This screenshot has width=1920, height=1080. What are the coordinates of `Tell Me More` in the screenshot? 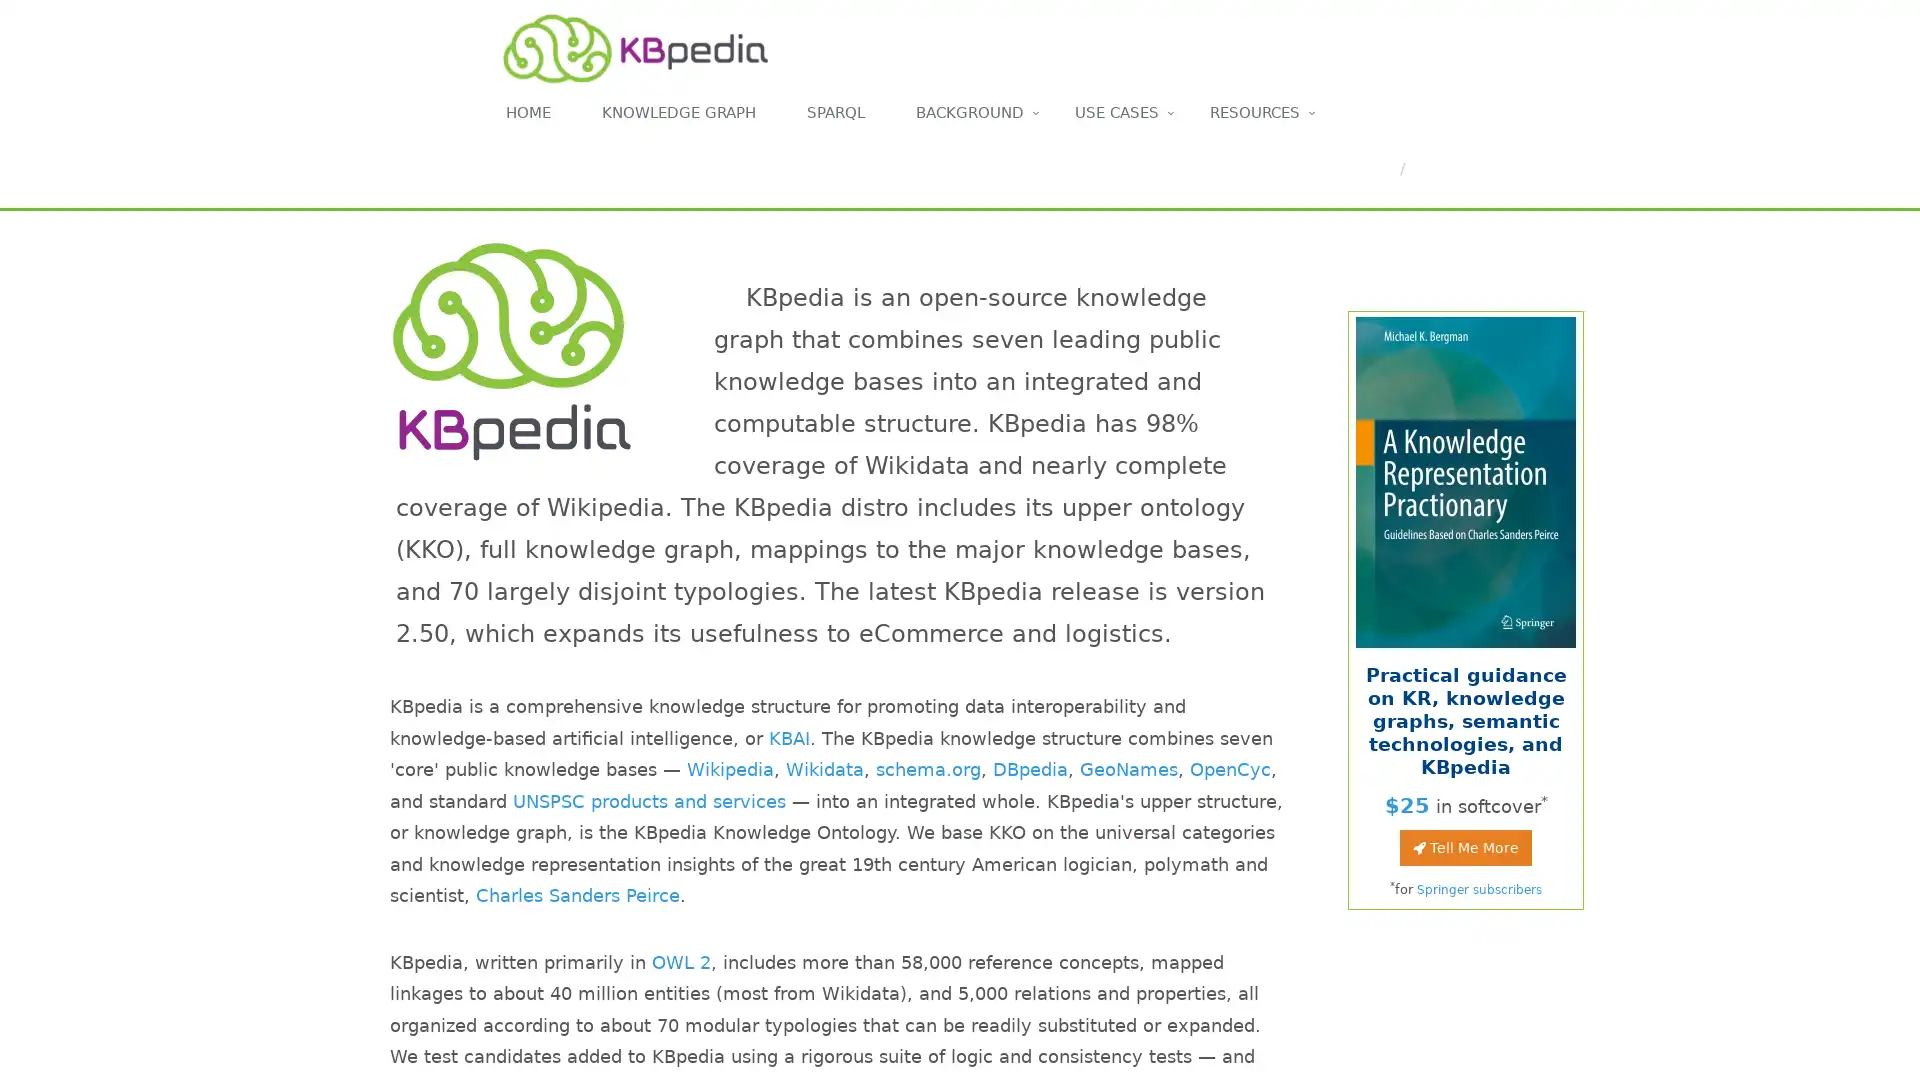 It's located at (1465, 847).